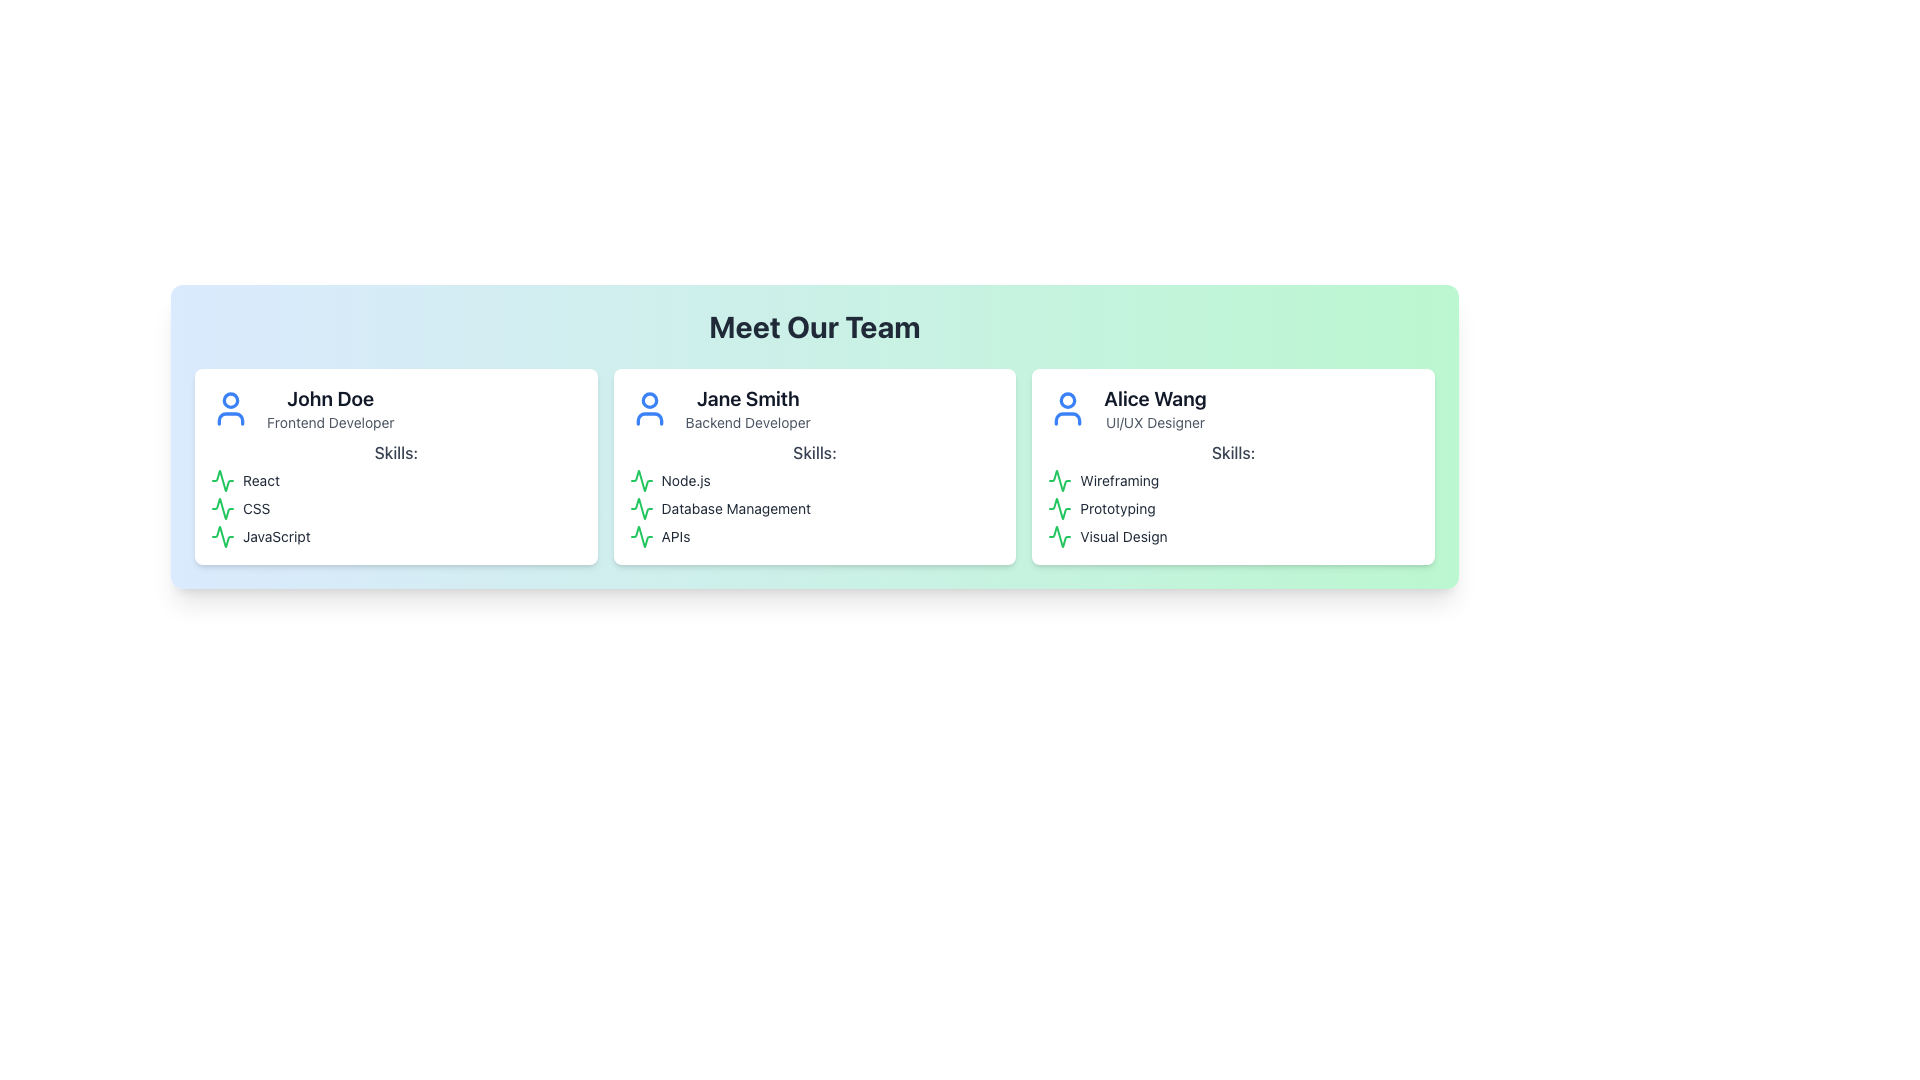  I want to click on the green waveform icon located to the left of the 'Visual Design' label under Alice Wang's profile in the 'Meet Our Team' section, so click(1059, 535).